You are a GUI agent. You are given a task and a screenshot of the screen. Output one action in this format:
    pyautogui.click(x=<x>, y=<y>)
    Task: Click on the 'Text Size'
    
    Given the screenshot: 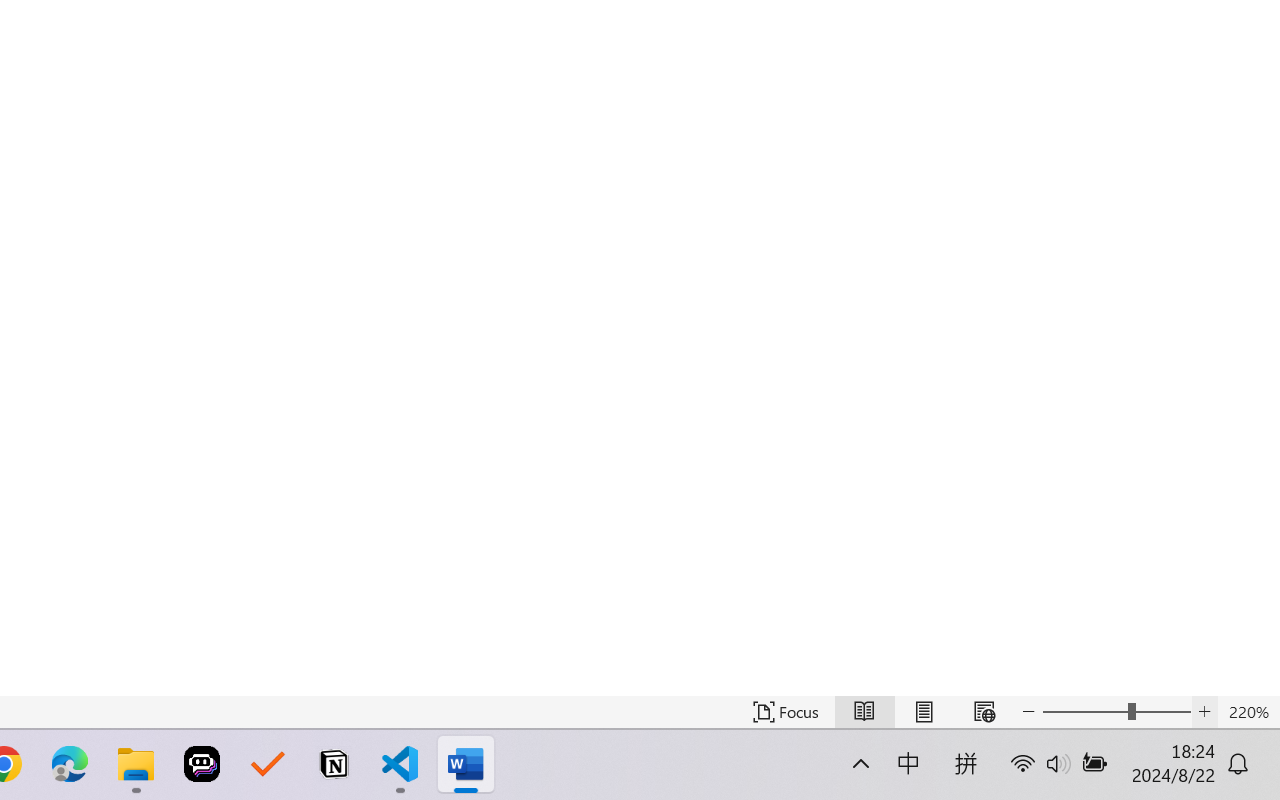 What is the action you would take?
    pyautogui.click(x=1115, y=711)
    